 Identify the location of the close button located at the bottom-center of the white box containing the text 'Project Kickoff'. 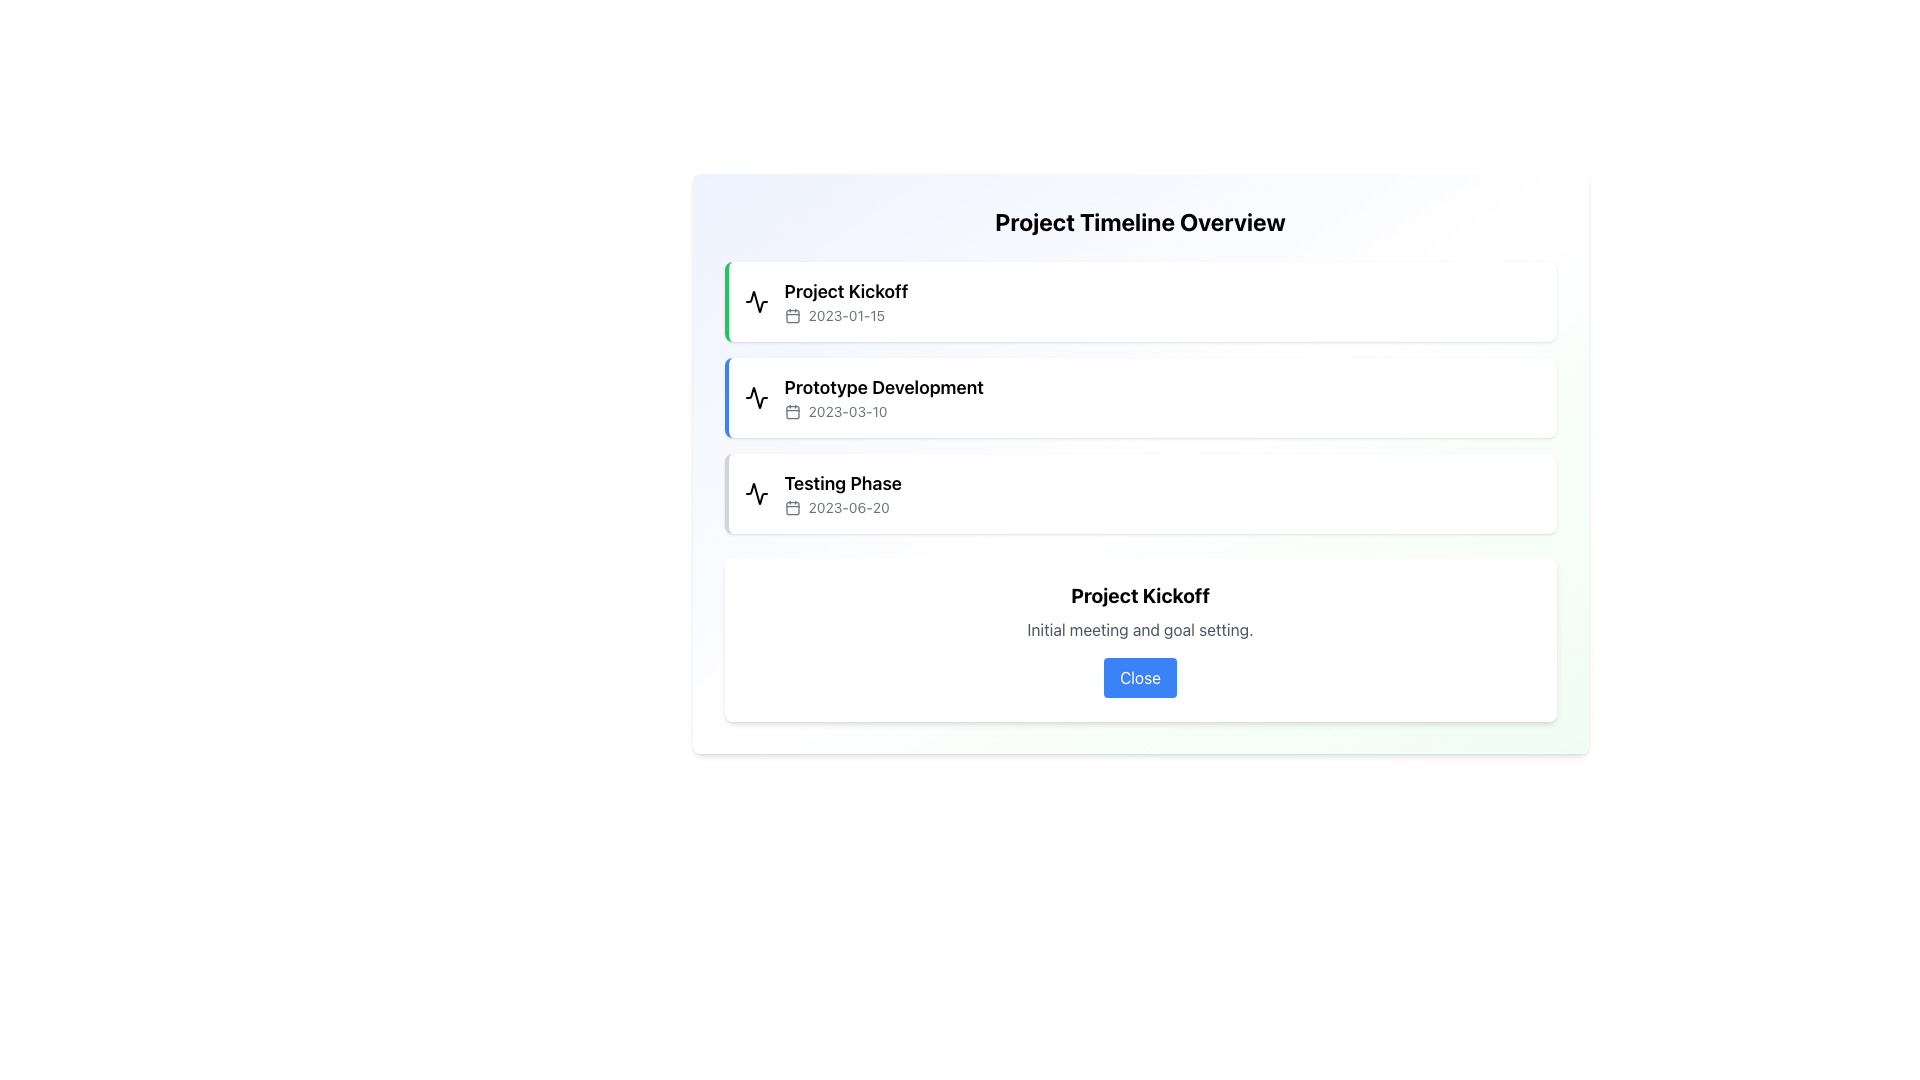
(1140, 677).